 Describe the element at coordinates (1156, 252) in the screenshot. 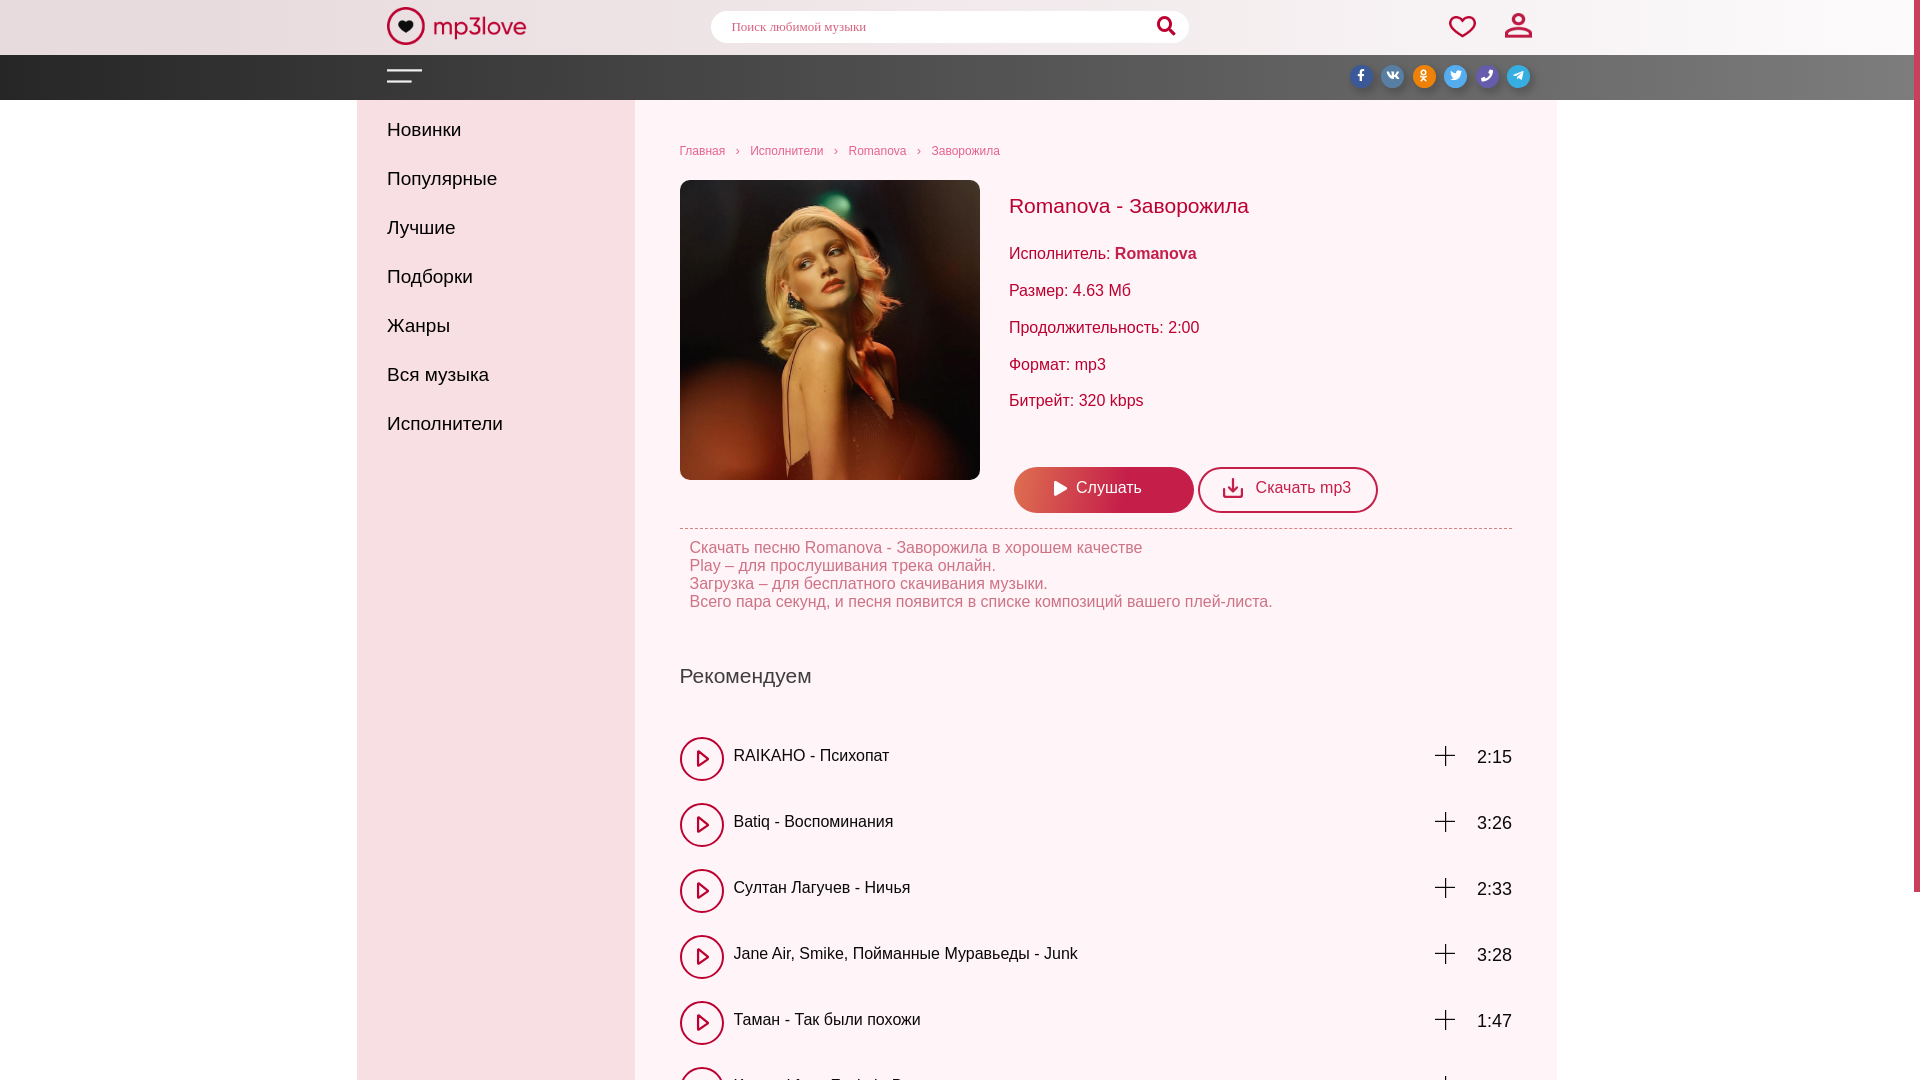

I see `'Romanova'` at that location.